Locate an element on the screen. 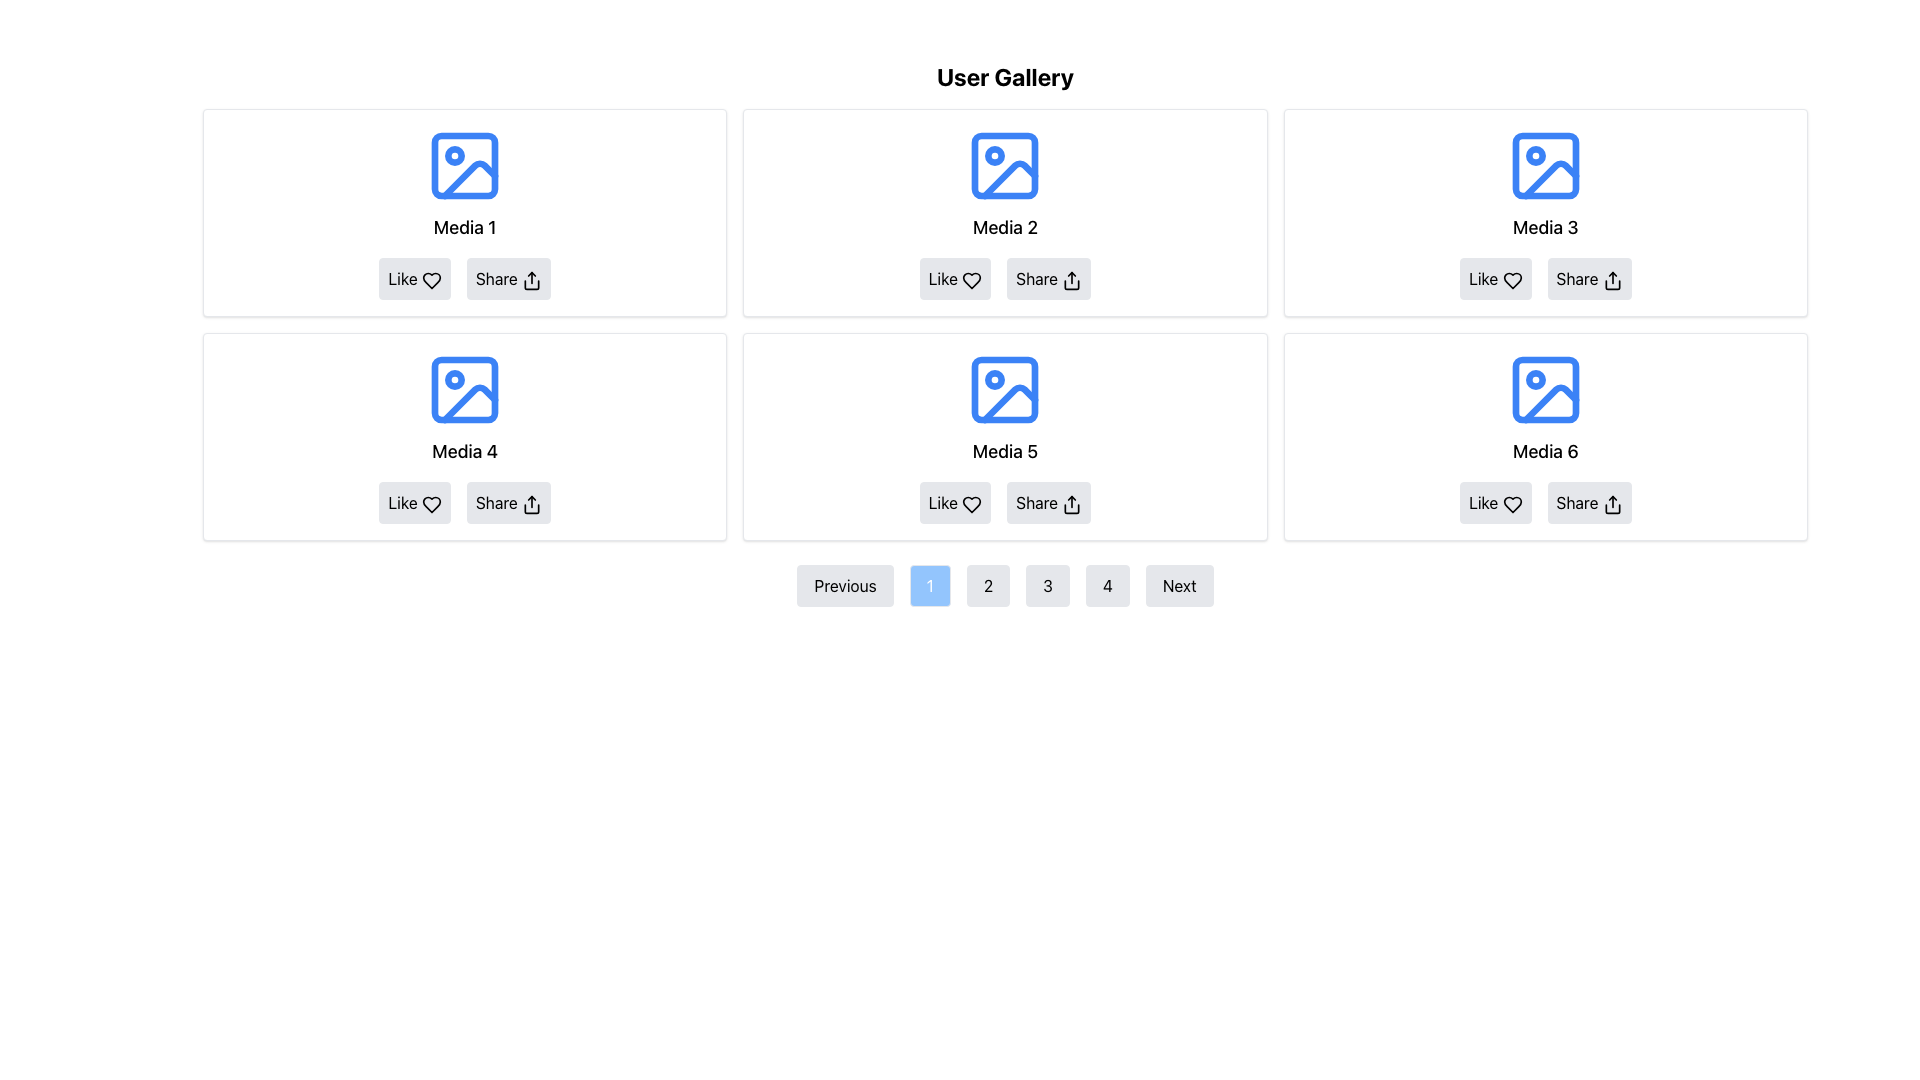  the 'Share' button located in the bottom center of the card labeled 'Media 2' in the second column of the top row of the gallery grid to share the content is located at coordinates (1005, 278).